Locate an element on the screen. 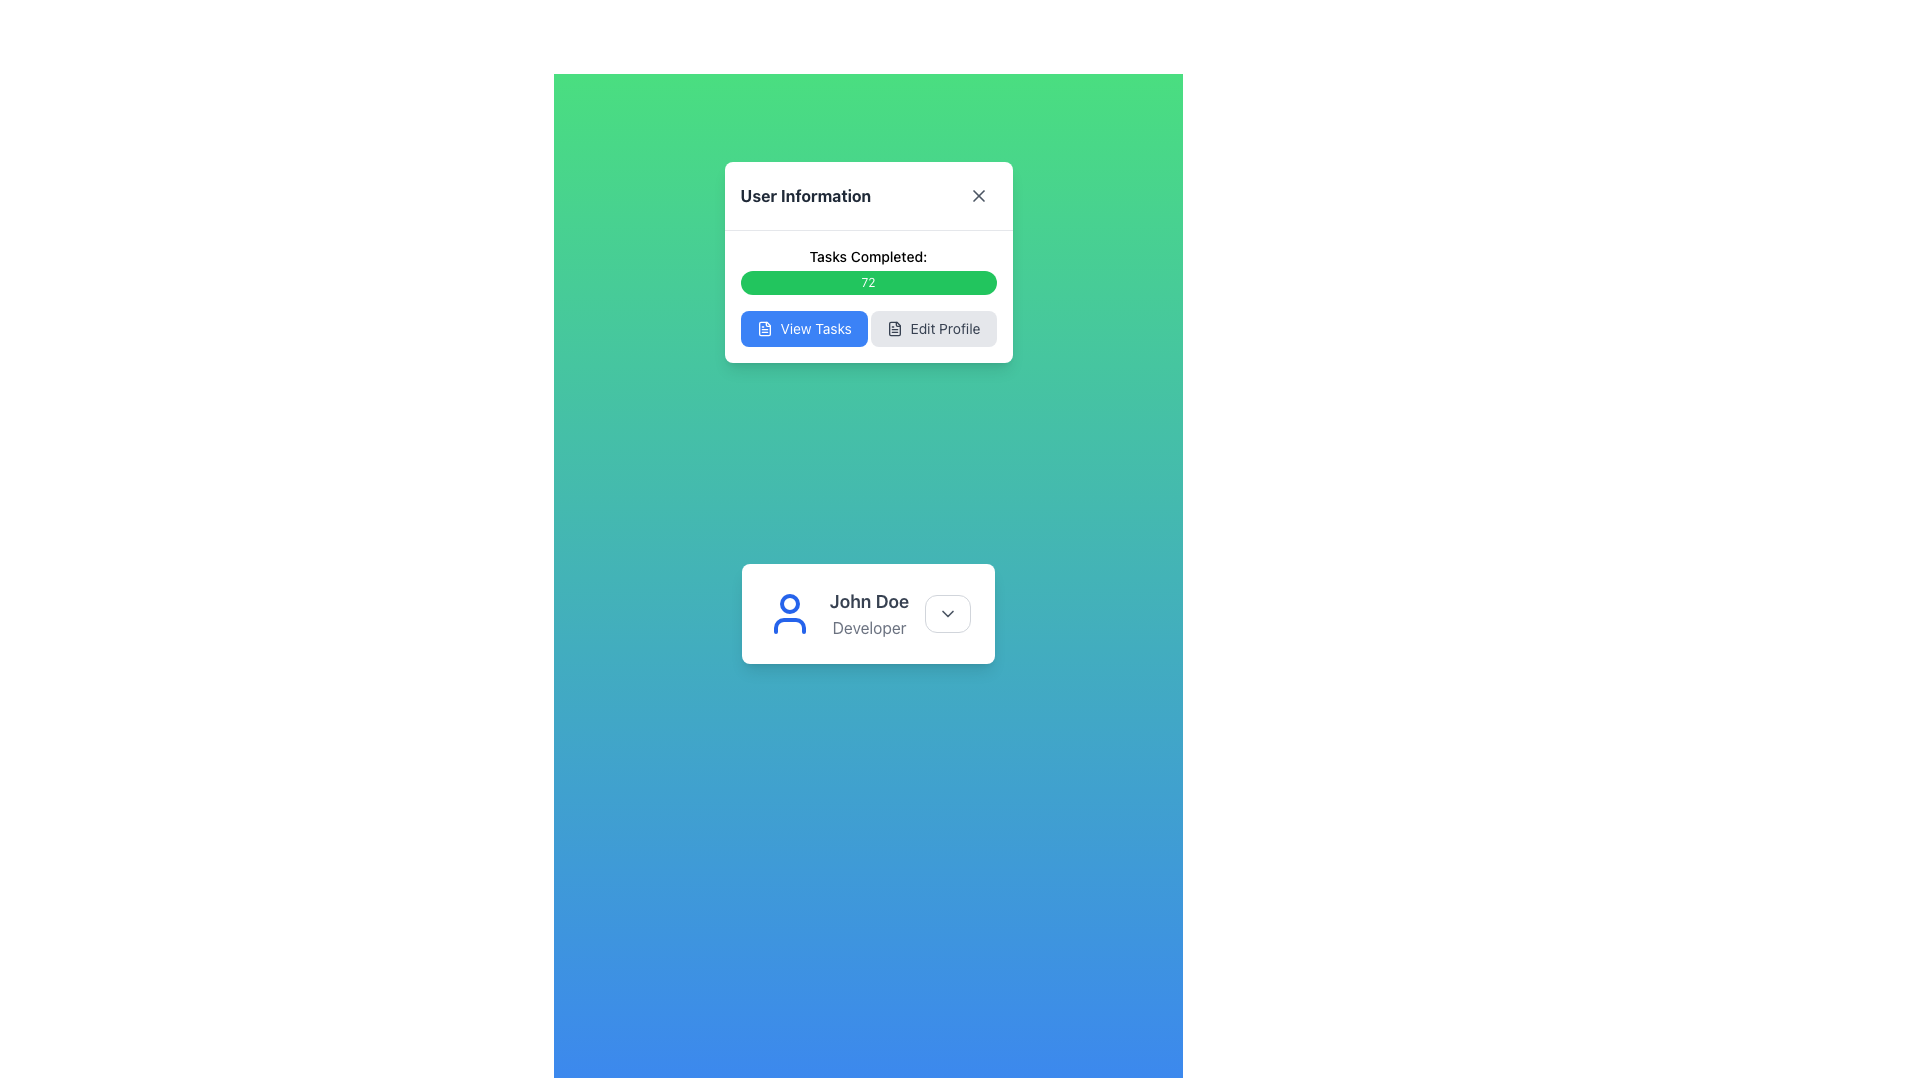 This screenshot has height=1080, width=1920. the SVG icon resembling a file or document located to the left of the 'View Tasks' text within the blue button is located at coordinates (763, 327).